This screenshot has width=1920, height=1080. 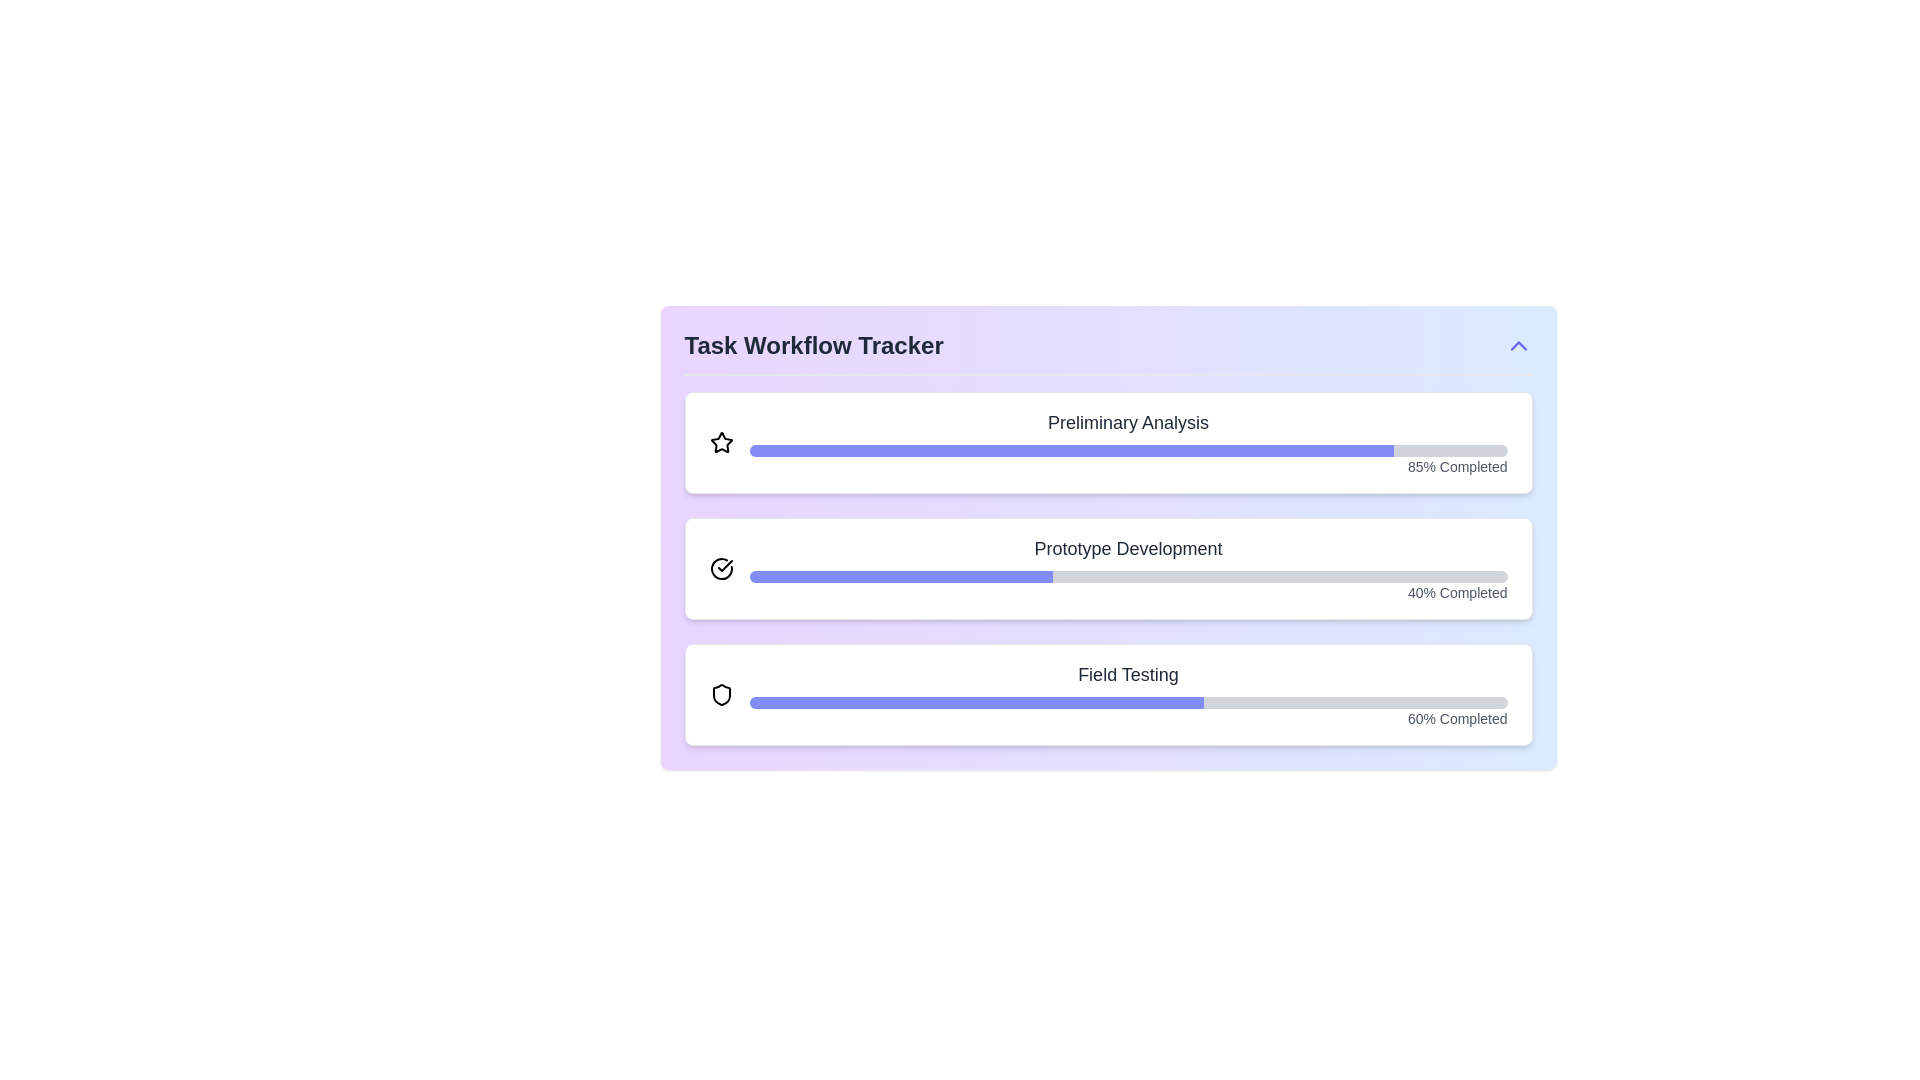 What do you see at coordinates (720, 442) in the screenshot?
I see `the star-shaped red icon with a bold border located on the left side of the 'Preliminary Analysis' card within the Task Workflow Tracker` at bounding box center [720, 442].